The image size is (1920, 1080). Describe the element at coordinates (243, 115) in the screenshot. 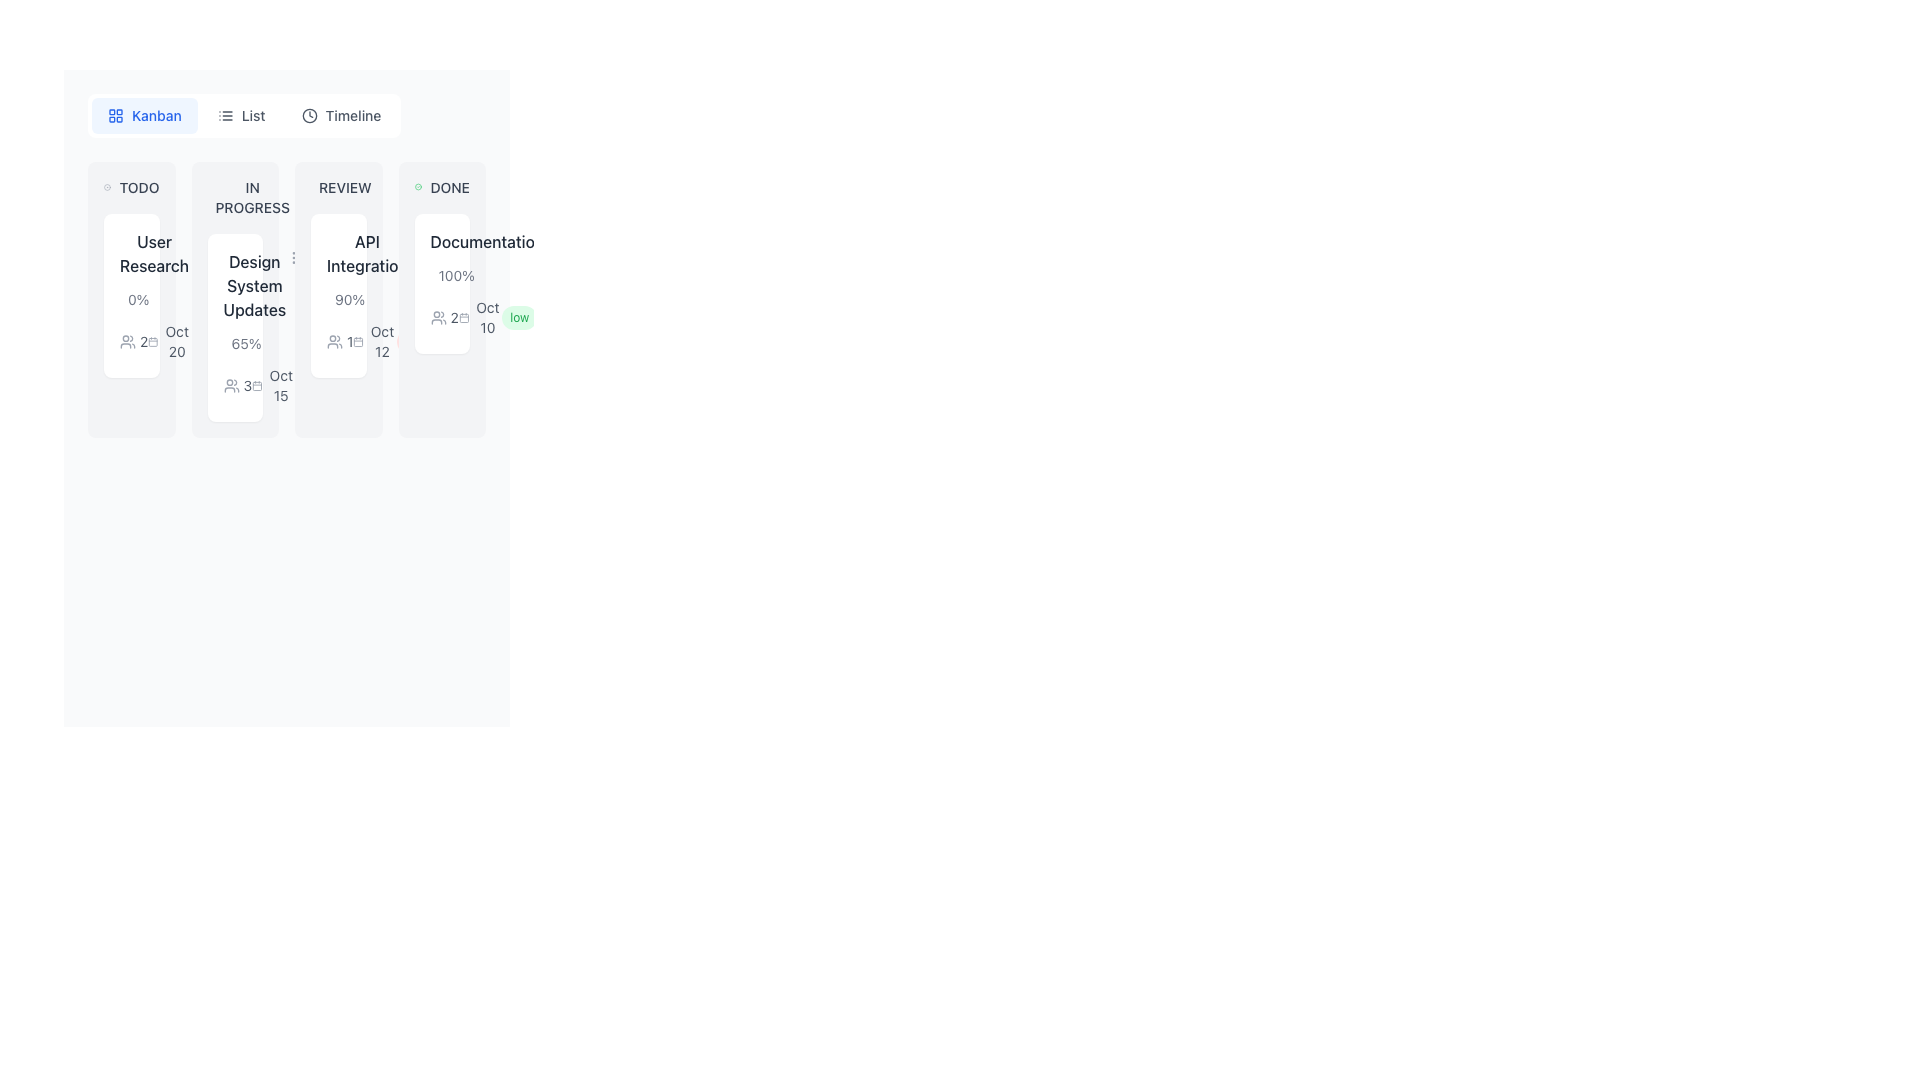

I see `the 'List' button located in the middle of the navigation bar at the top of the interface` at that location.